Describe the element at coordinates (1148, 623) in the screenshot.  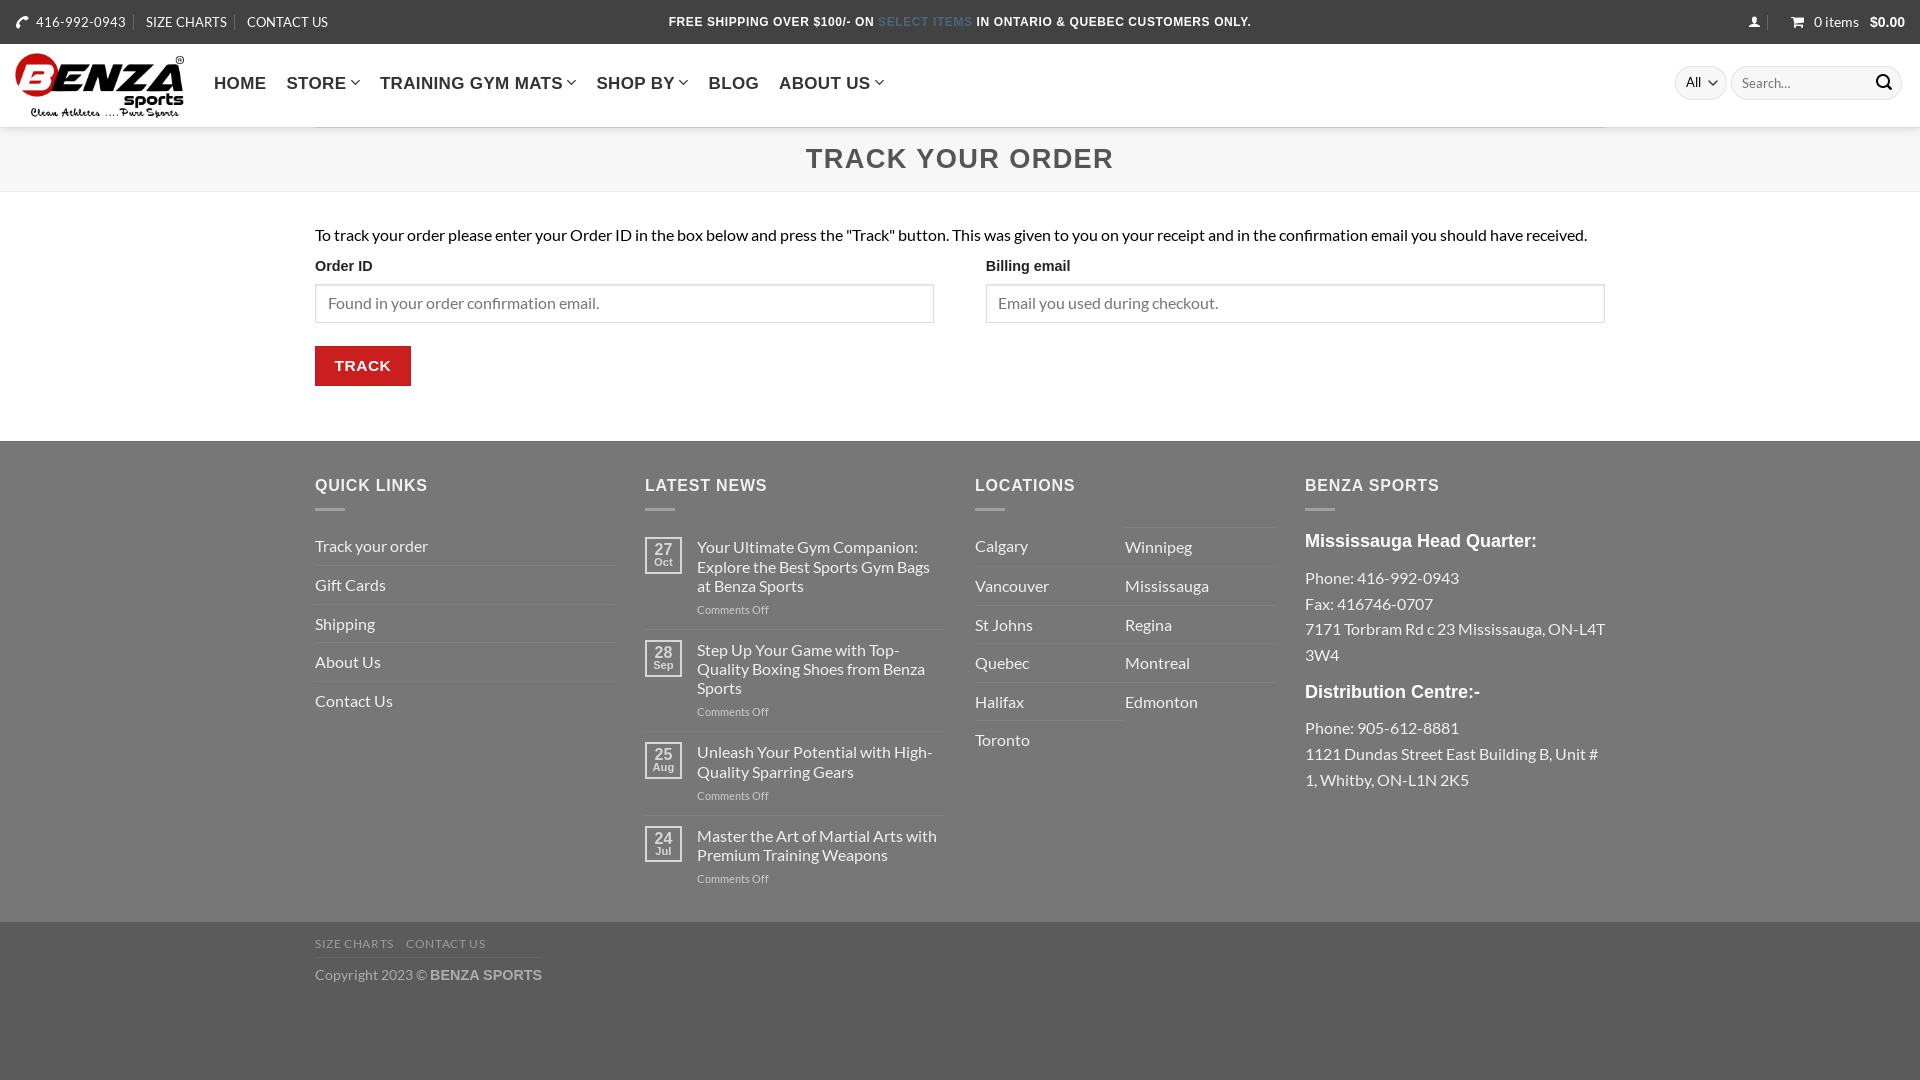
I see `'Regina'` at that location.